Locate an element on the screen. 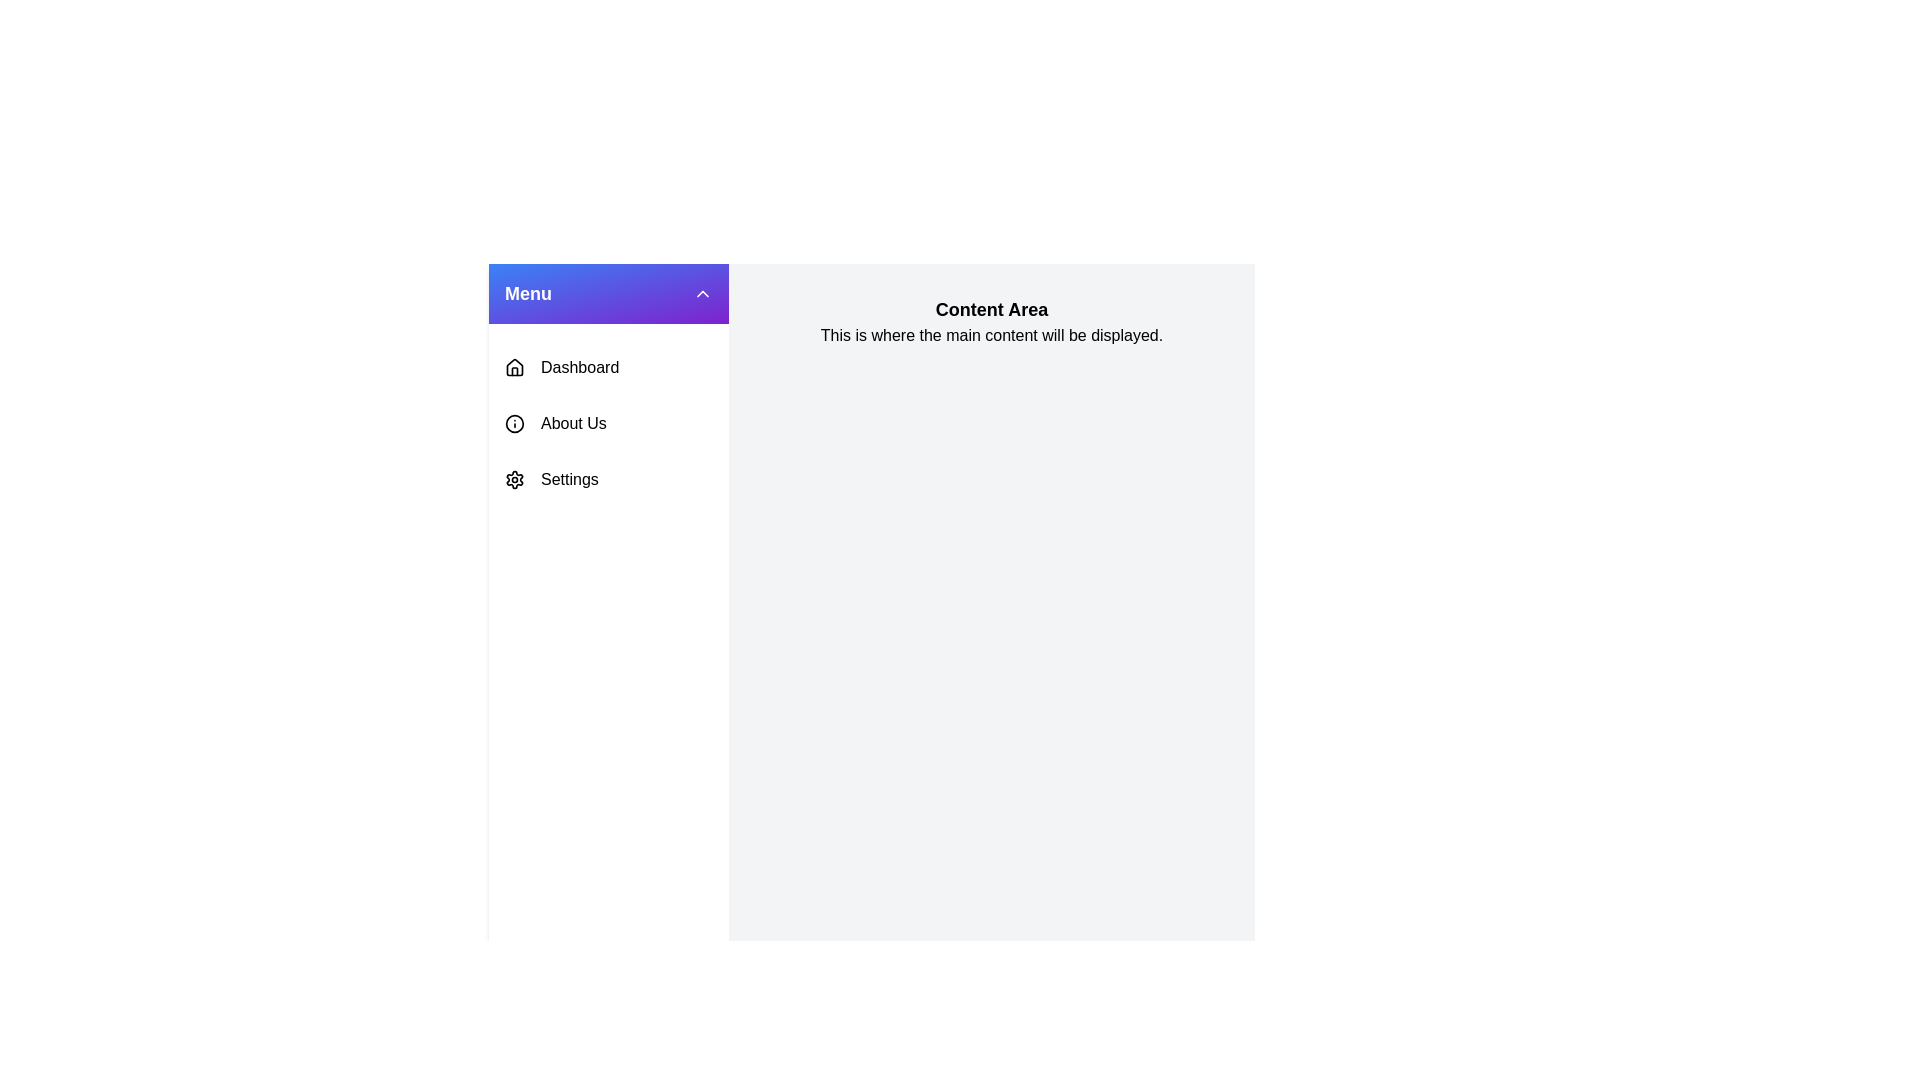 The width and height of the screenshot is (1920, 1080). the menu item Dashboard to observe its hover effect is located at coordinates (608, 367).